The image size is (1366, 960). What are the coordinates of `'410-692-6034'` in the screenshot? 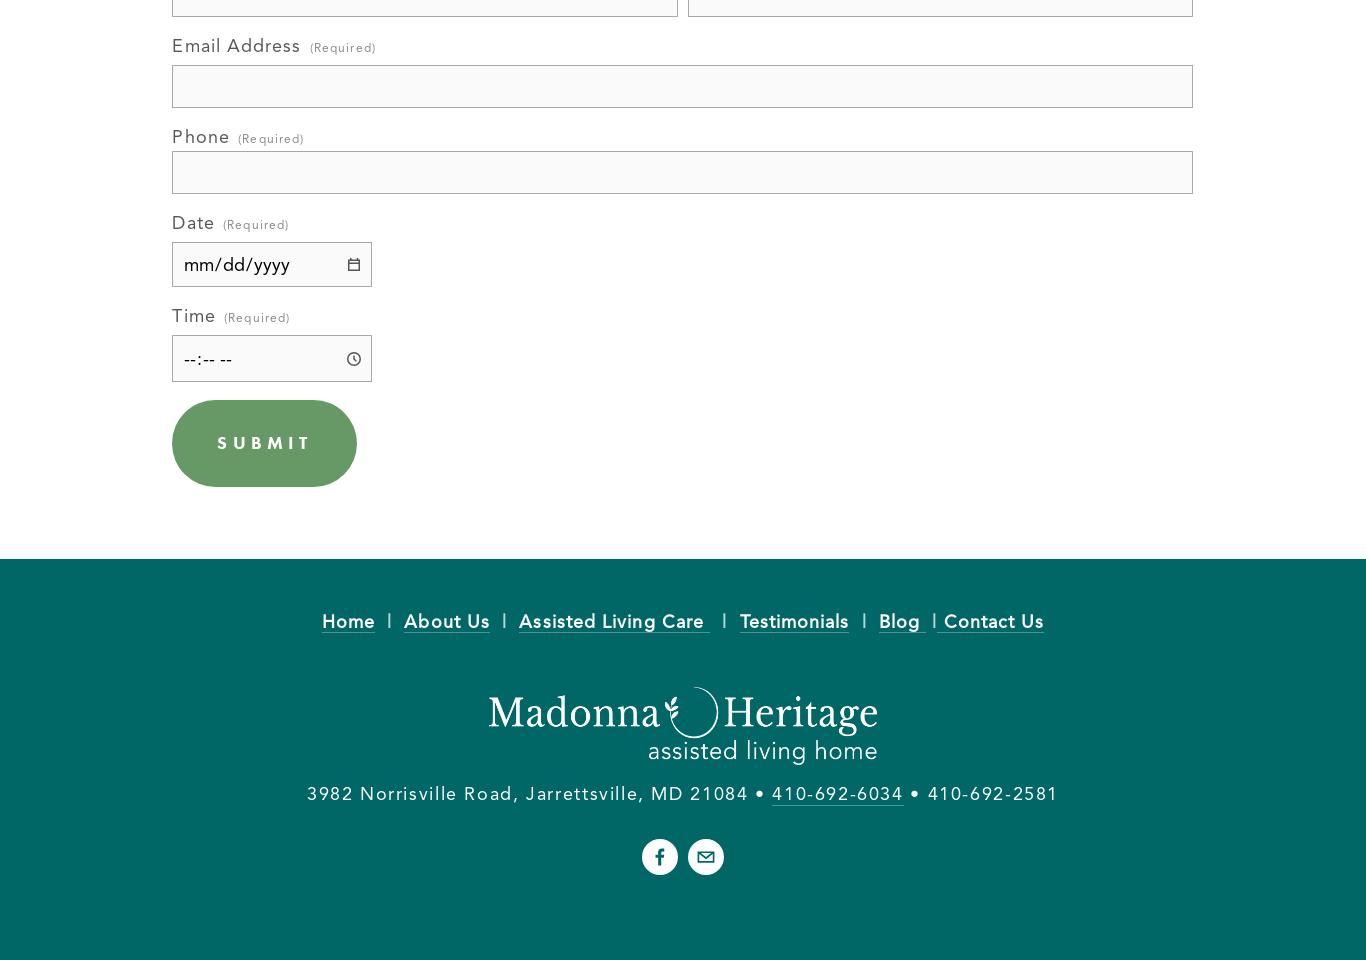 It's located at (836, 793).